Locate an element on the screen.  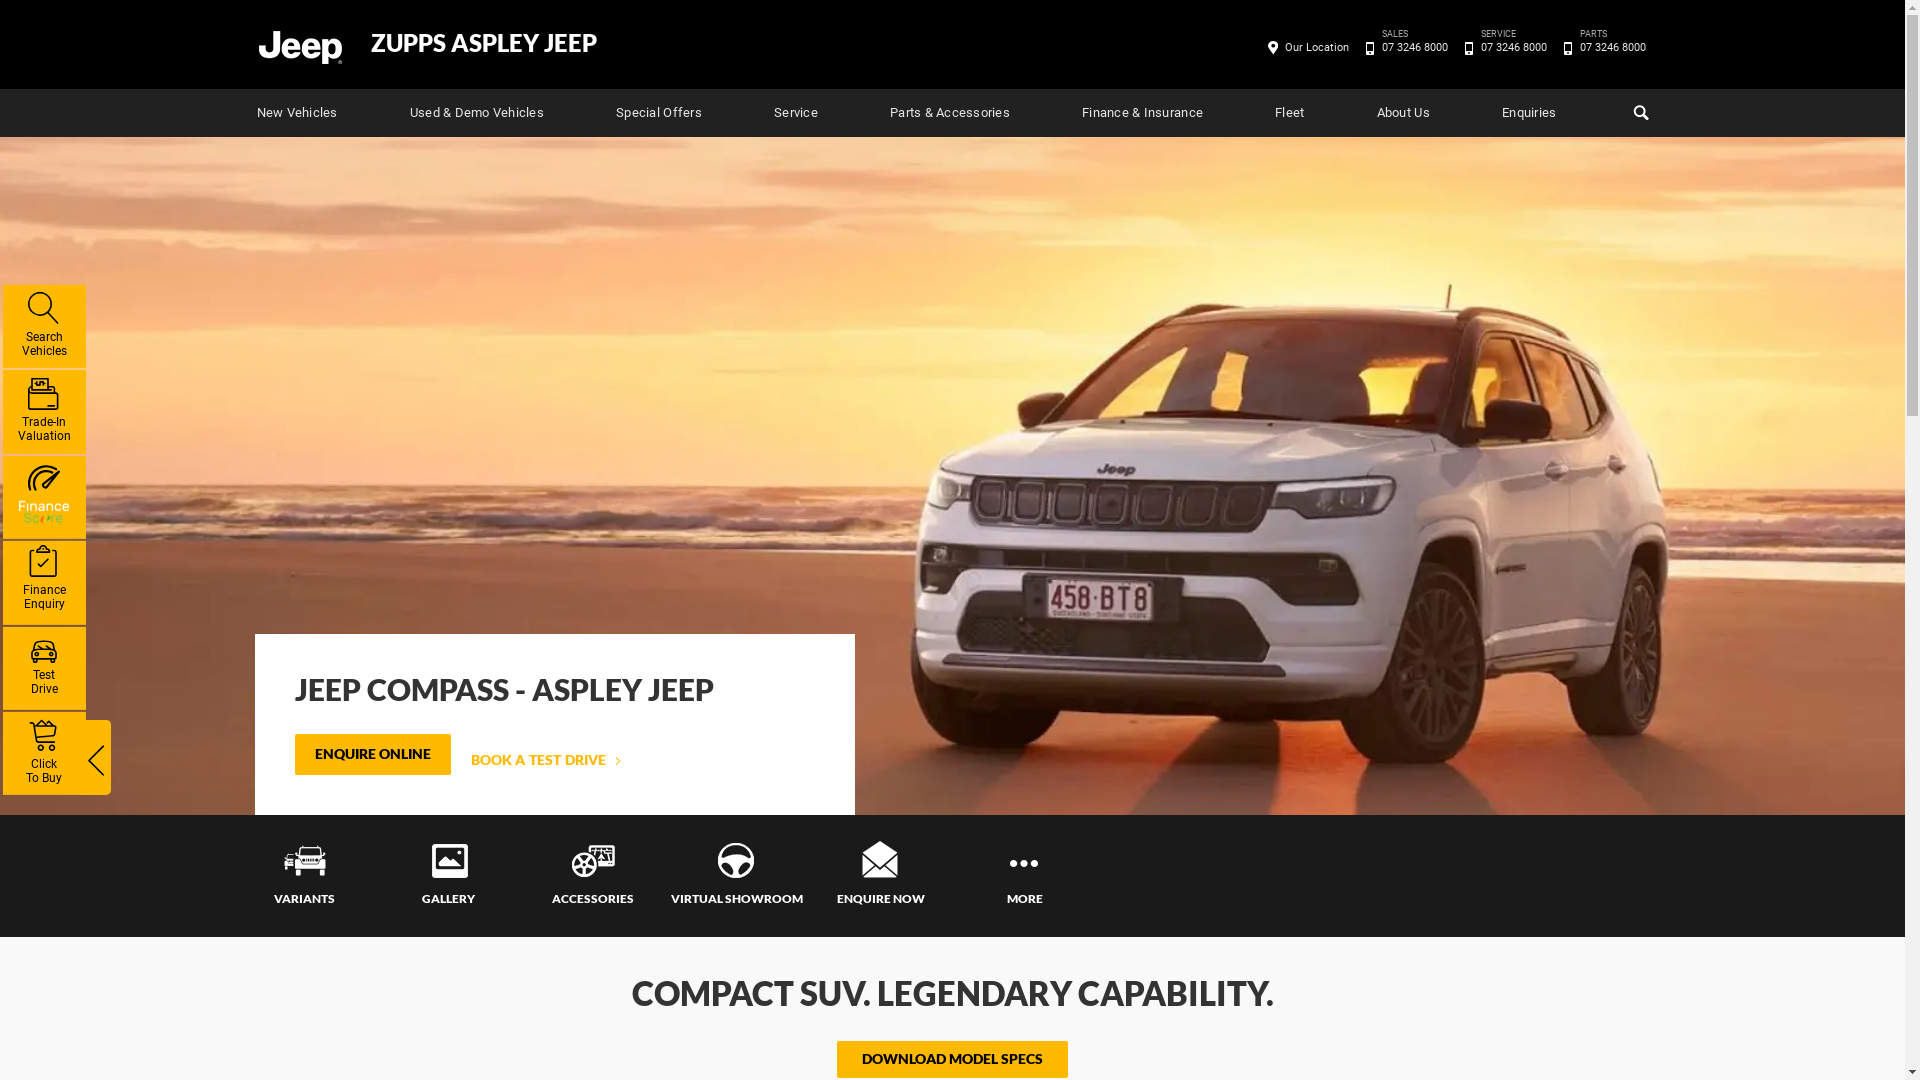
'Service' is located at coordinates (795, 112).